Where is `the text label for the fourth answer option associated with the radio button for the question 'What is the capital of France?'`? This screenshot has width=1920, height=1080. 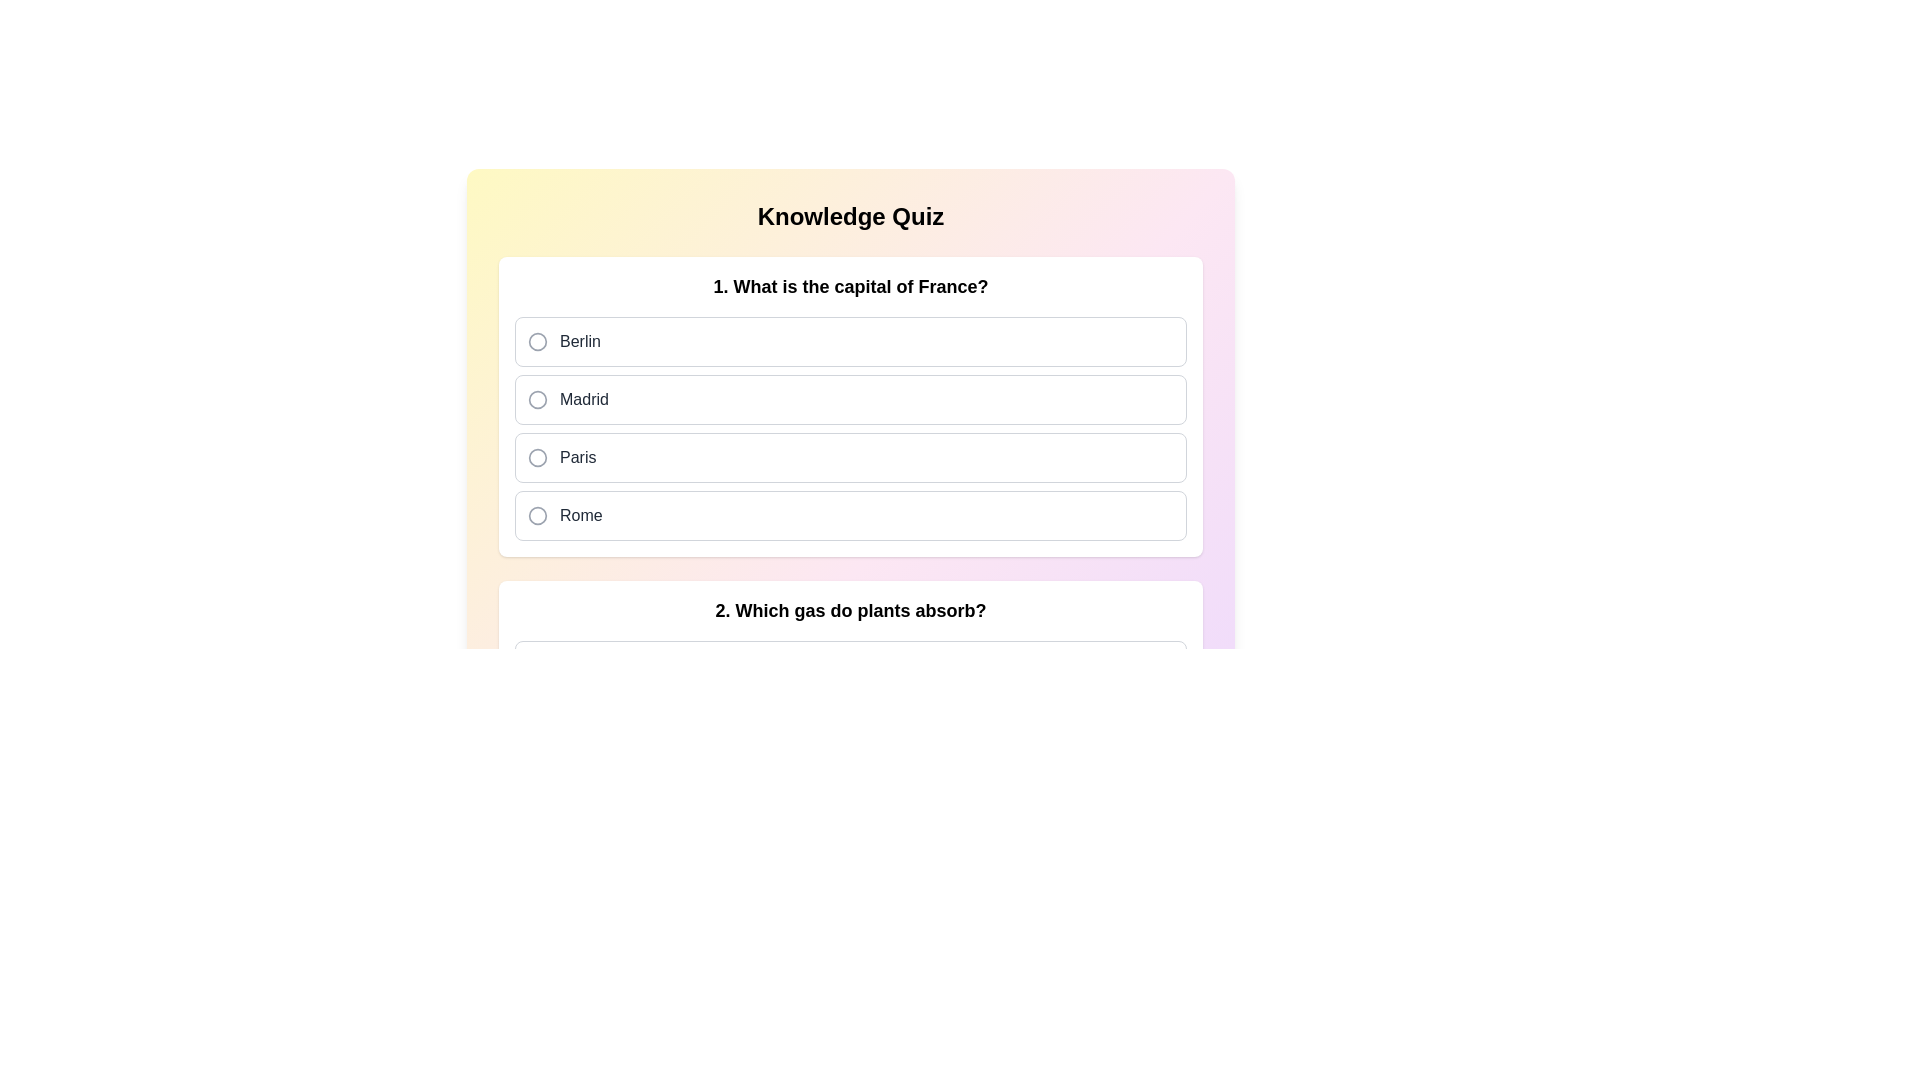
the text label for the fourth answer option associated with the radio button for the question 'What is the capital of France?' is located at coordinates (580, 515).